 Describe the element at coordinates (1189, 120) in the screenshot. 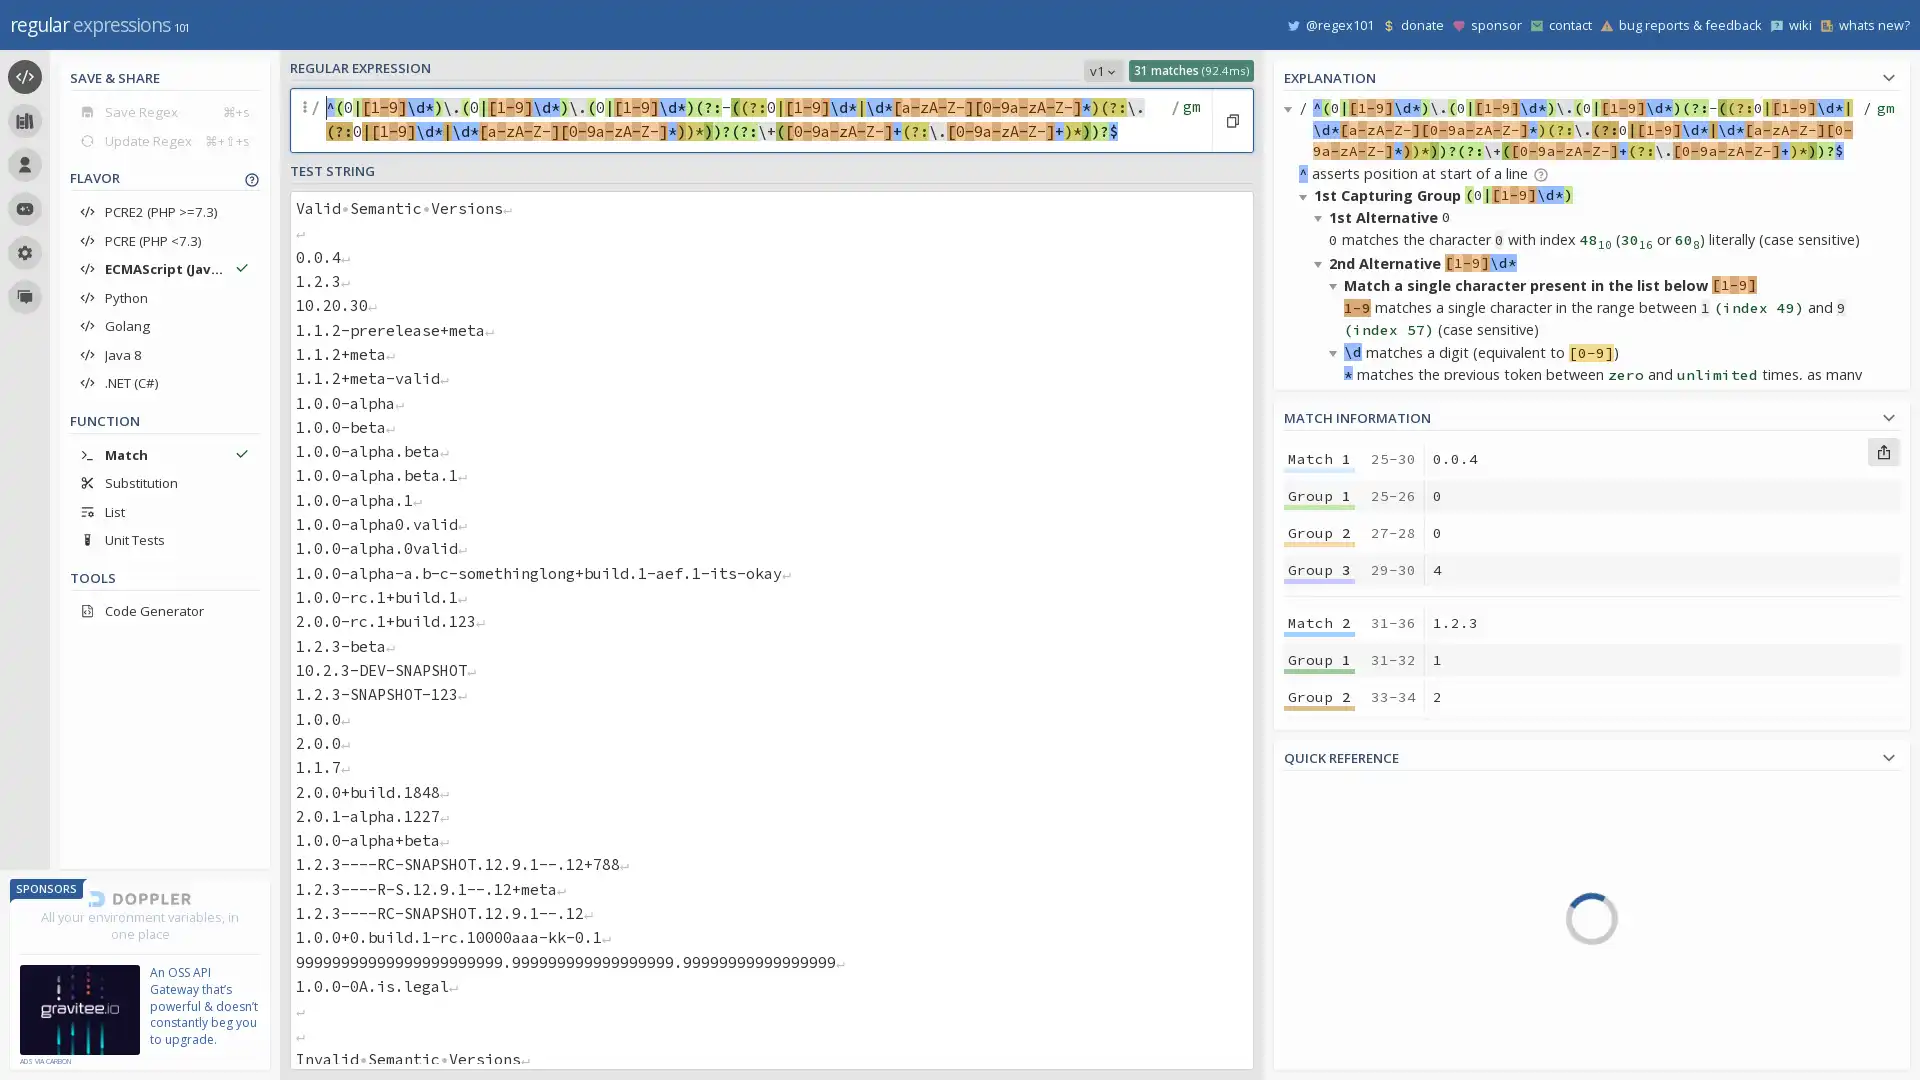

I see `Set Regex Options` at that location.